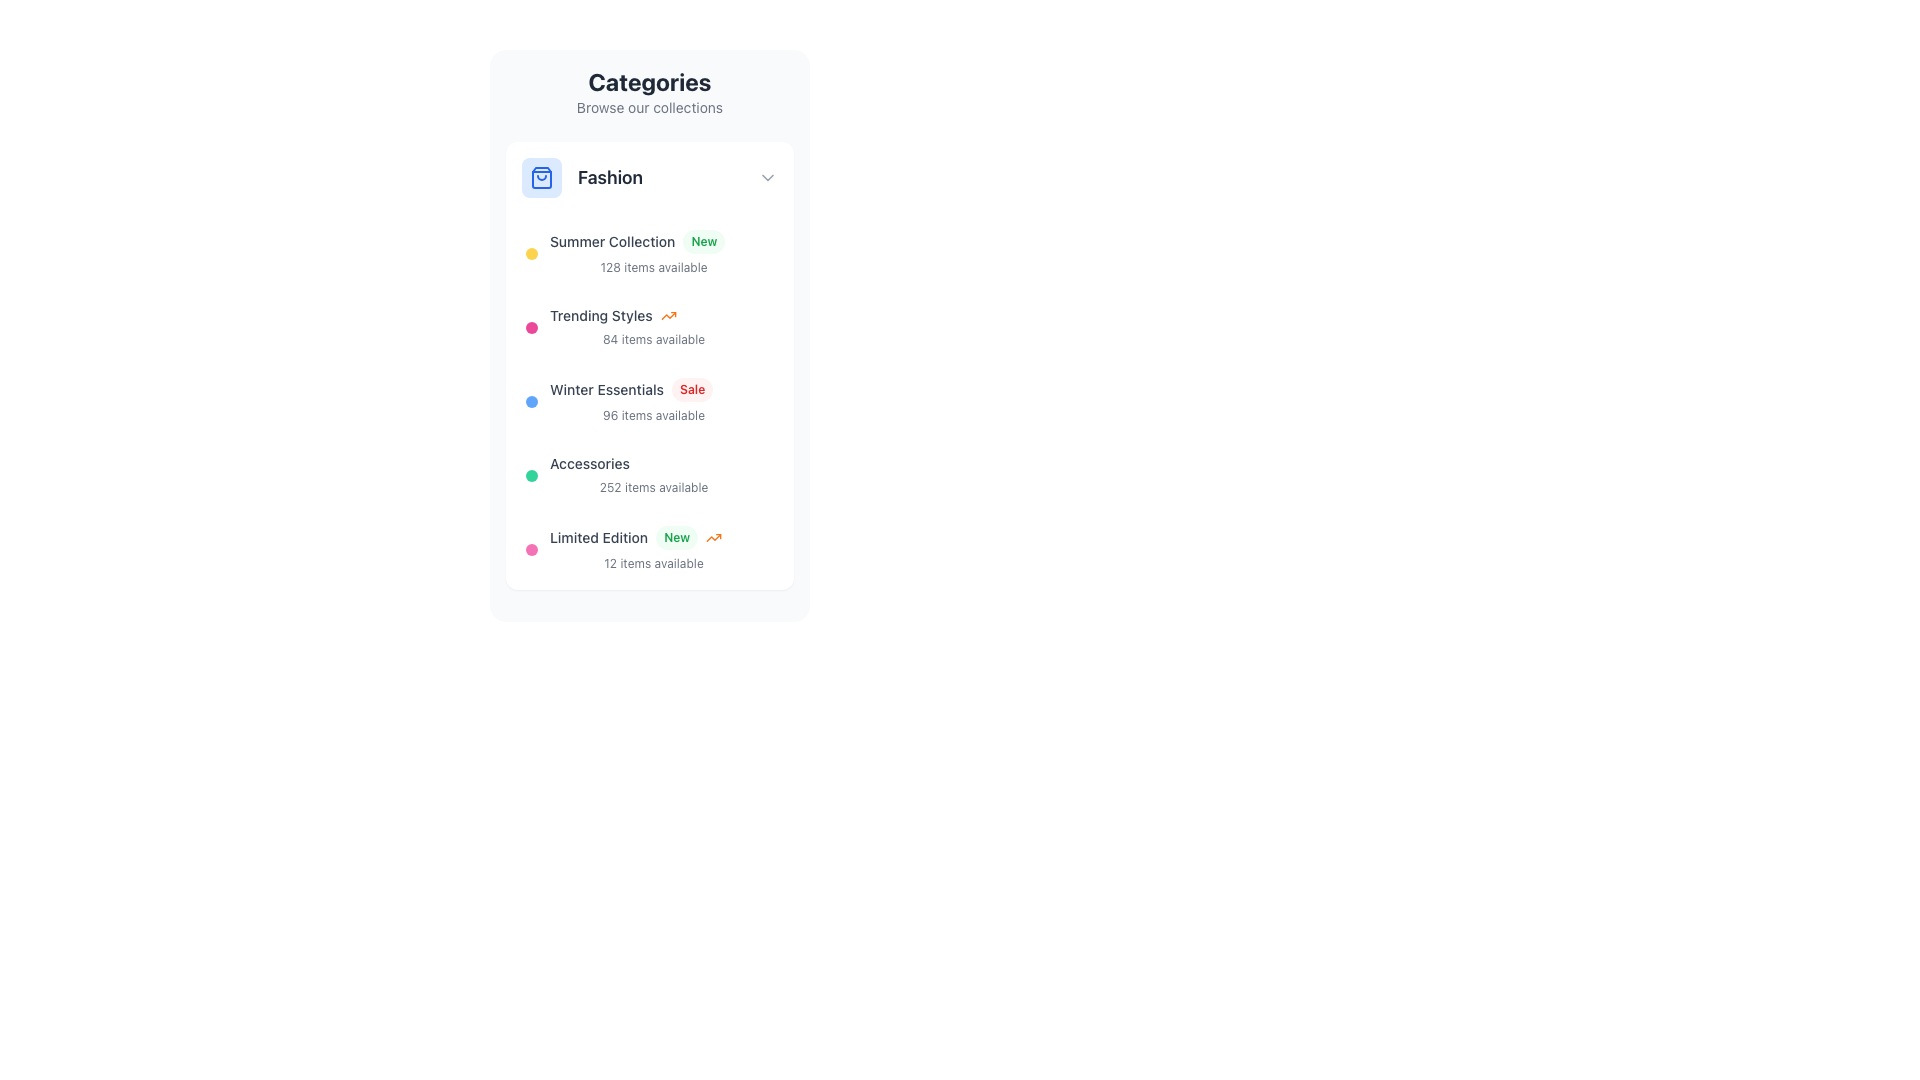 Image resolution: width=1920 pixels, height=1080 pixels. What do you see at coordinates (598, 536) in the screenshot?
I see `the 'Limited Edition' label, which indicates a unique status for items in the 'Fashion' category, located at the bottom of the category list` at bounding box center [598, 536].